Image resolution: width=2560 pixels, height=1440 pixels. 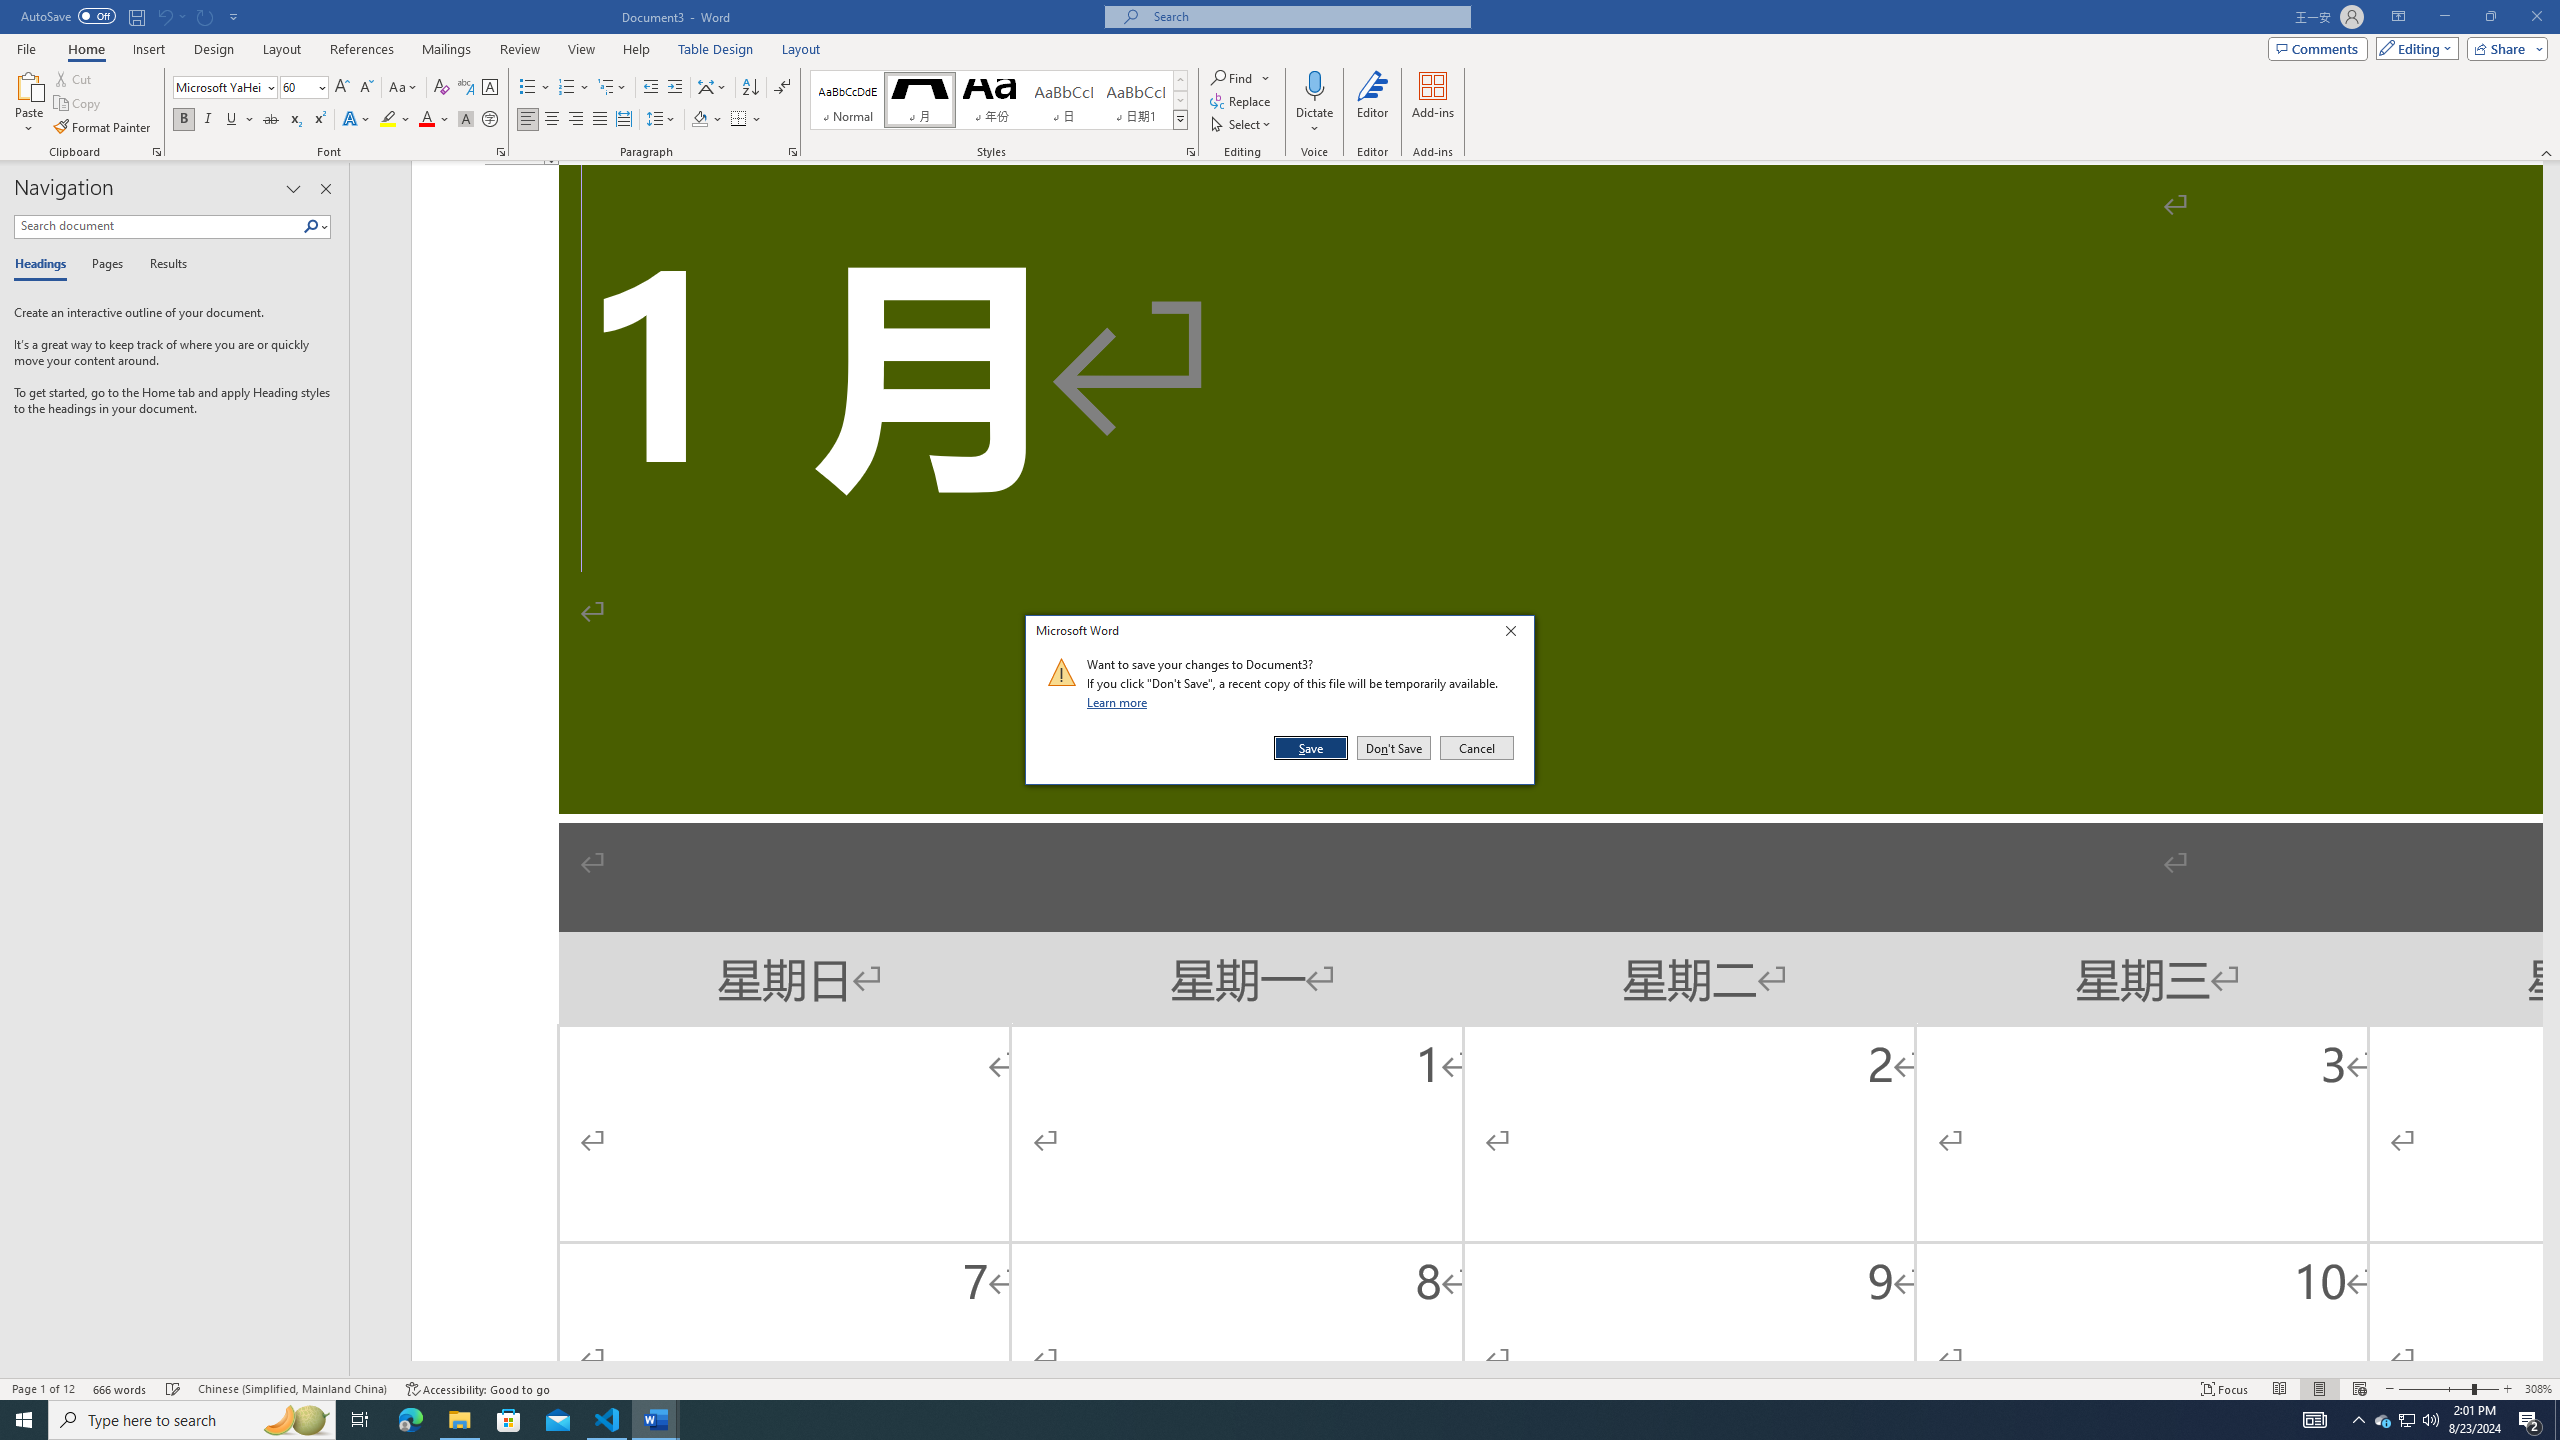 I want to click on 'Print Layout', so click(x=2319, y=1389).